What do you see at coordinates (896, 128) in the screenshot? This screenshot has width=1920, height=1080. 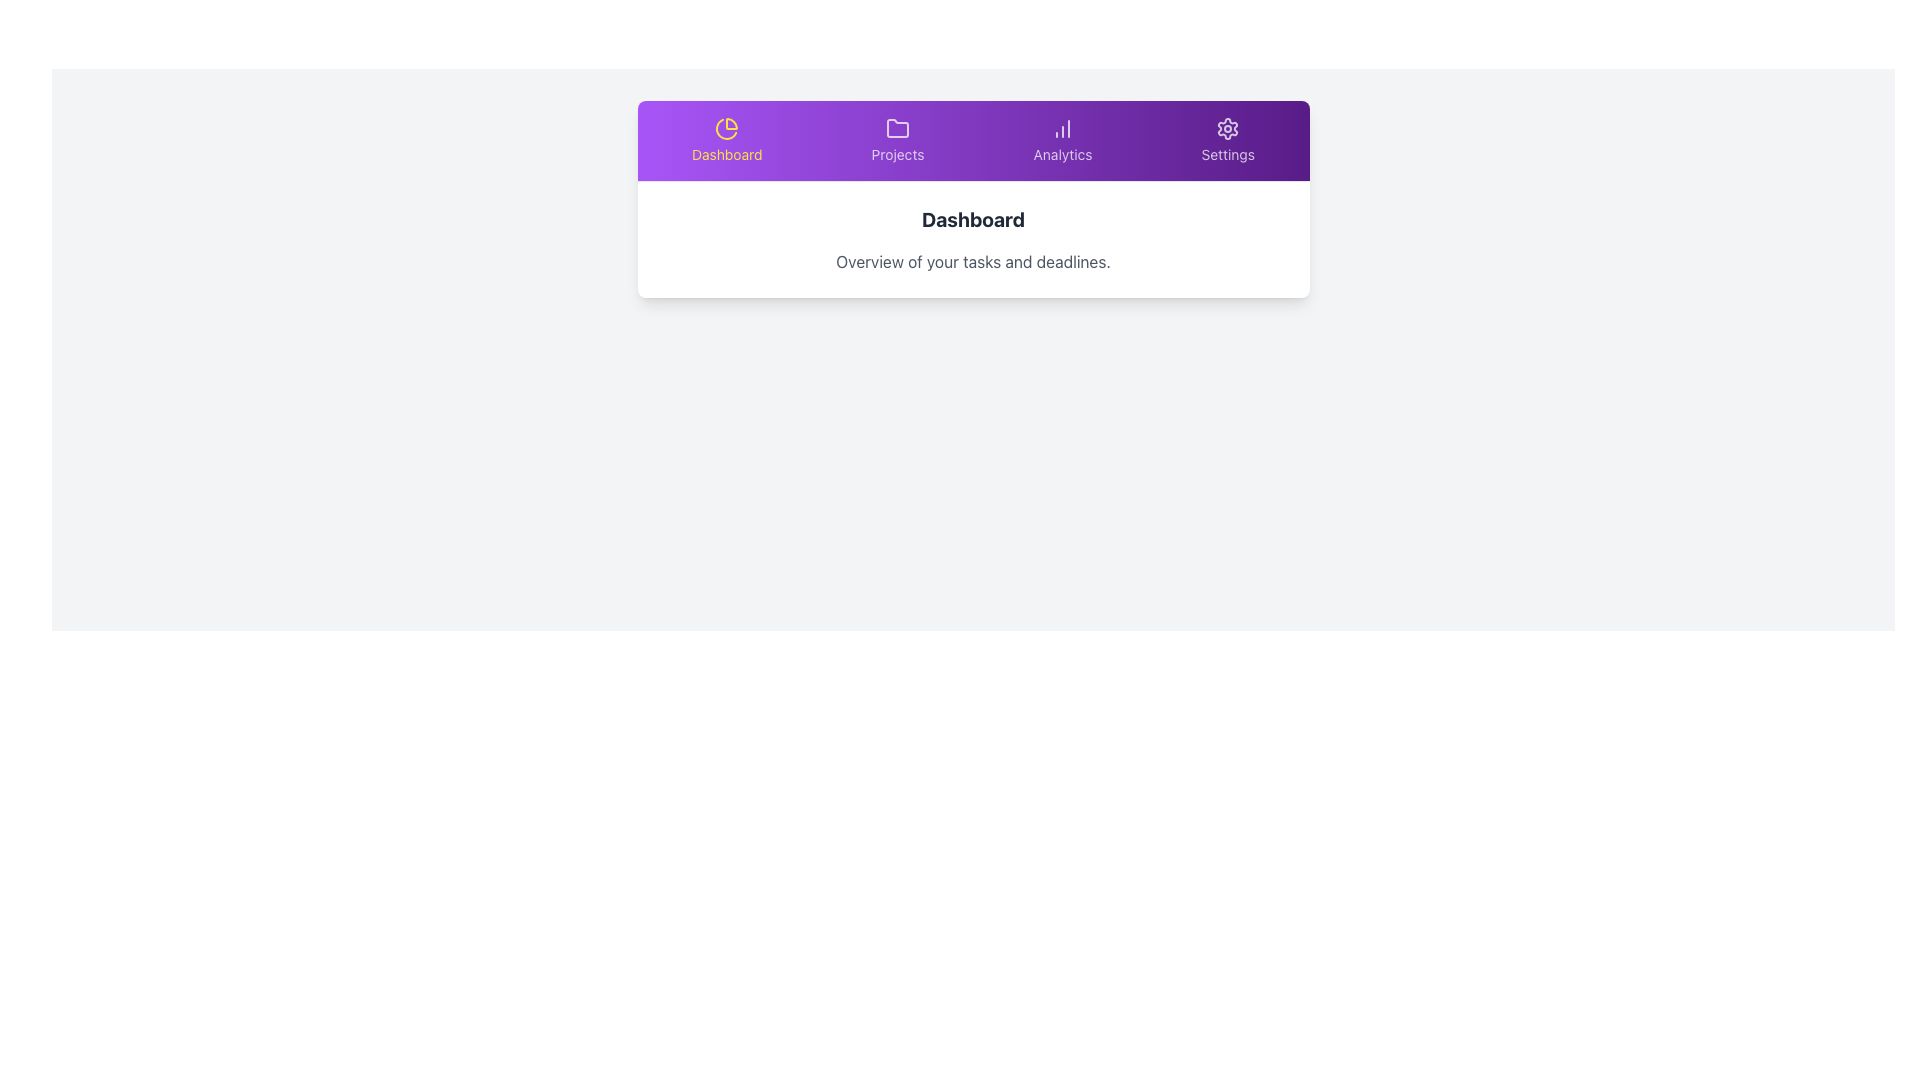 I see `the folder icon located in the navigation bar` at bounding box center [896, 128].